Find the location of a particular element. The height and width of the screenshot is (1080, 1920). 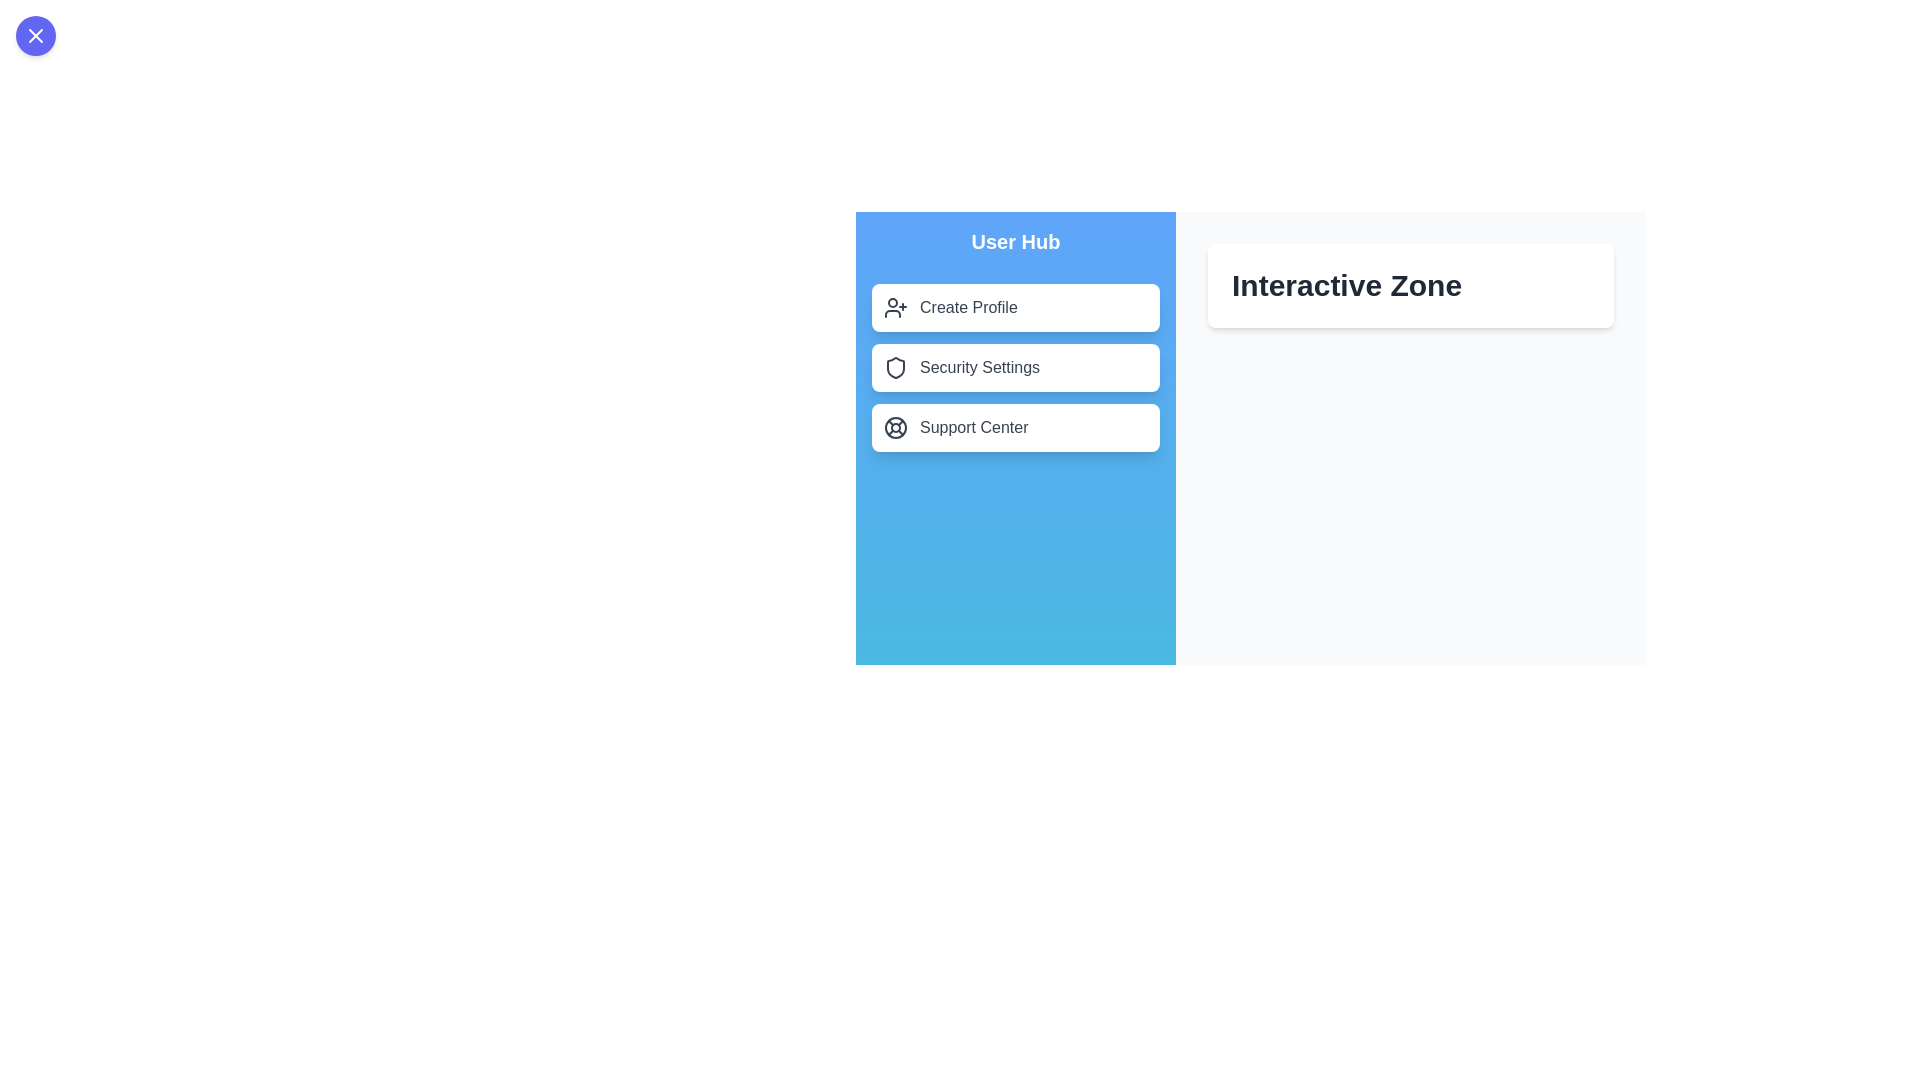

the menu item labeled 'Support Center' to observe its hover effect is located at coordinates (1016, 427).